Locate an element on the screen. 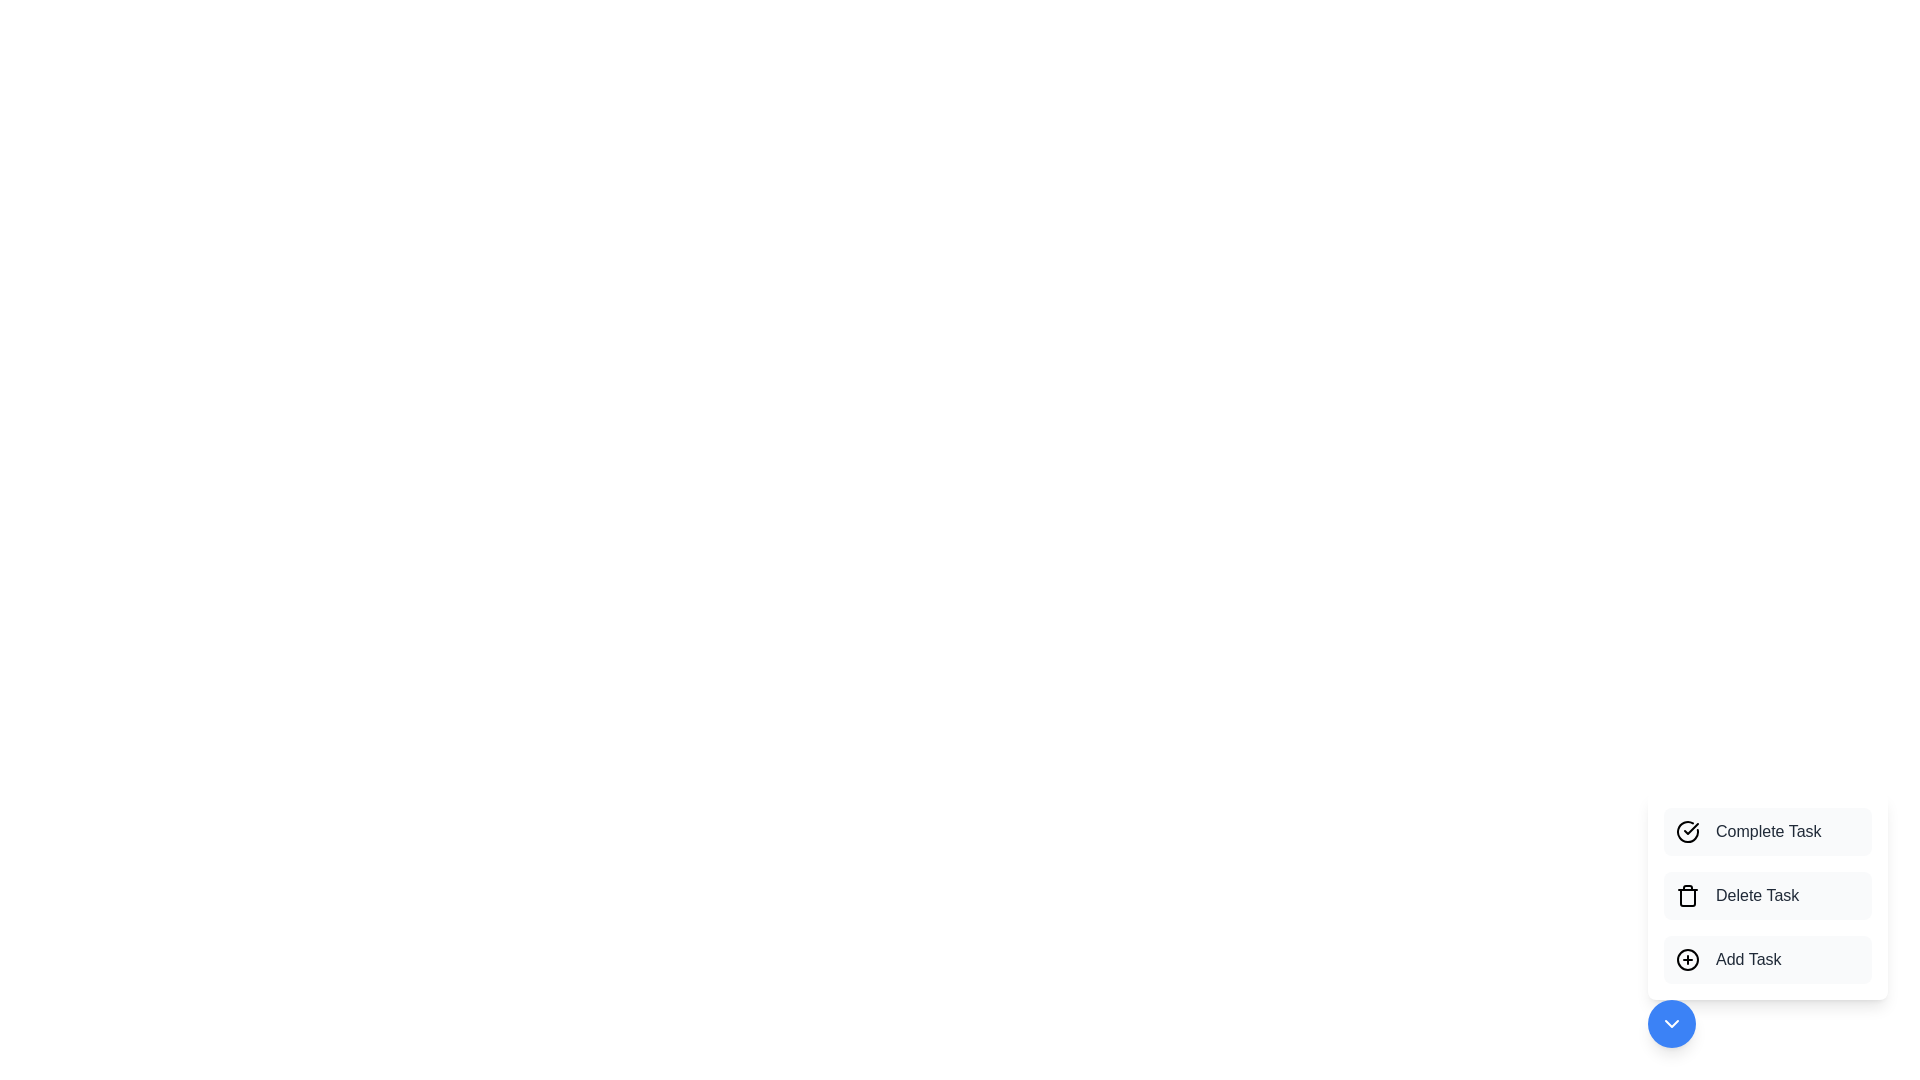 The width and height of the screenshot is (1920, 1080). the 'Delete Task' button to remove a task is located at coordinates (1767, 894).